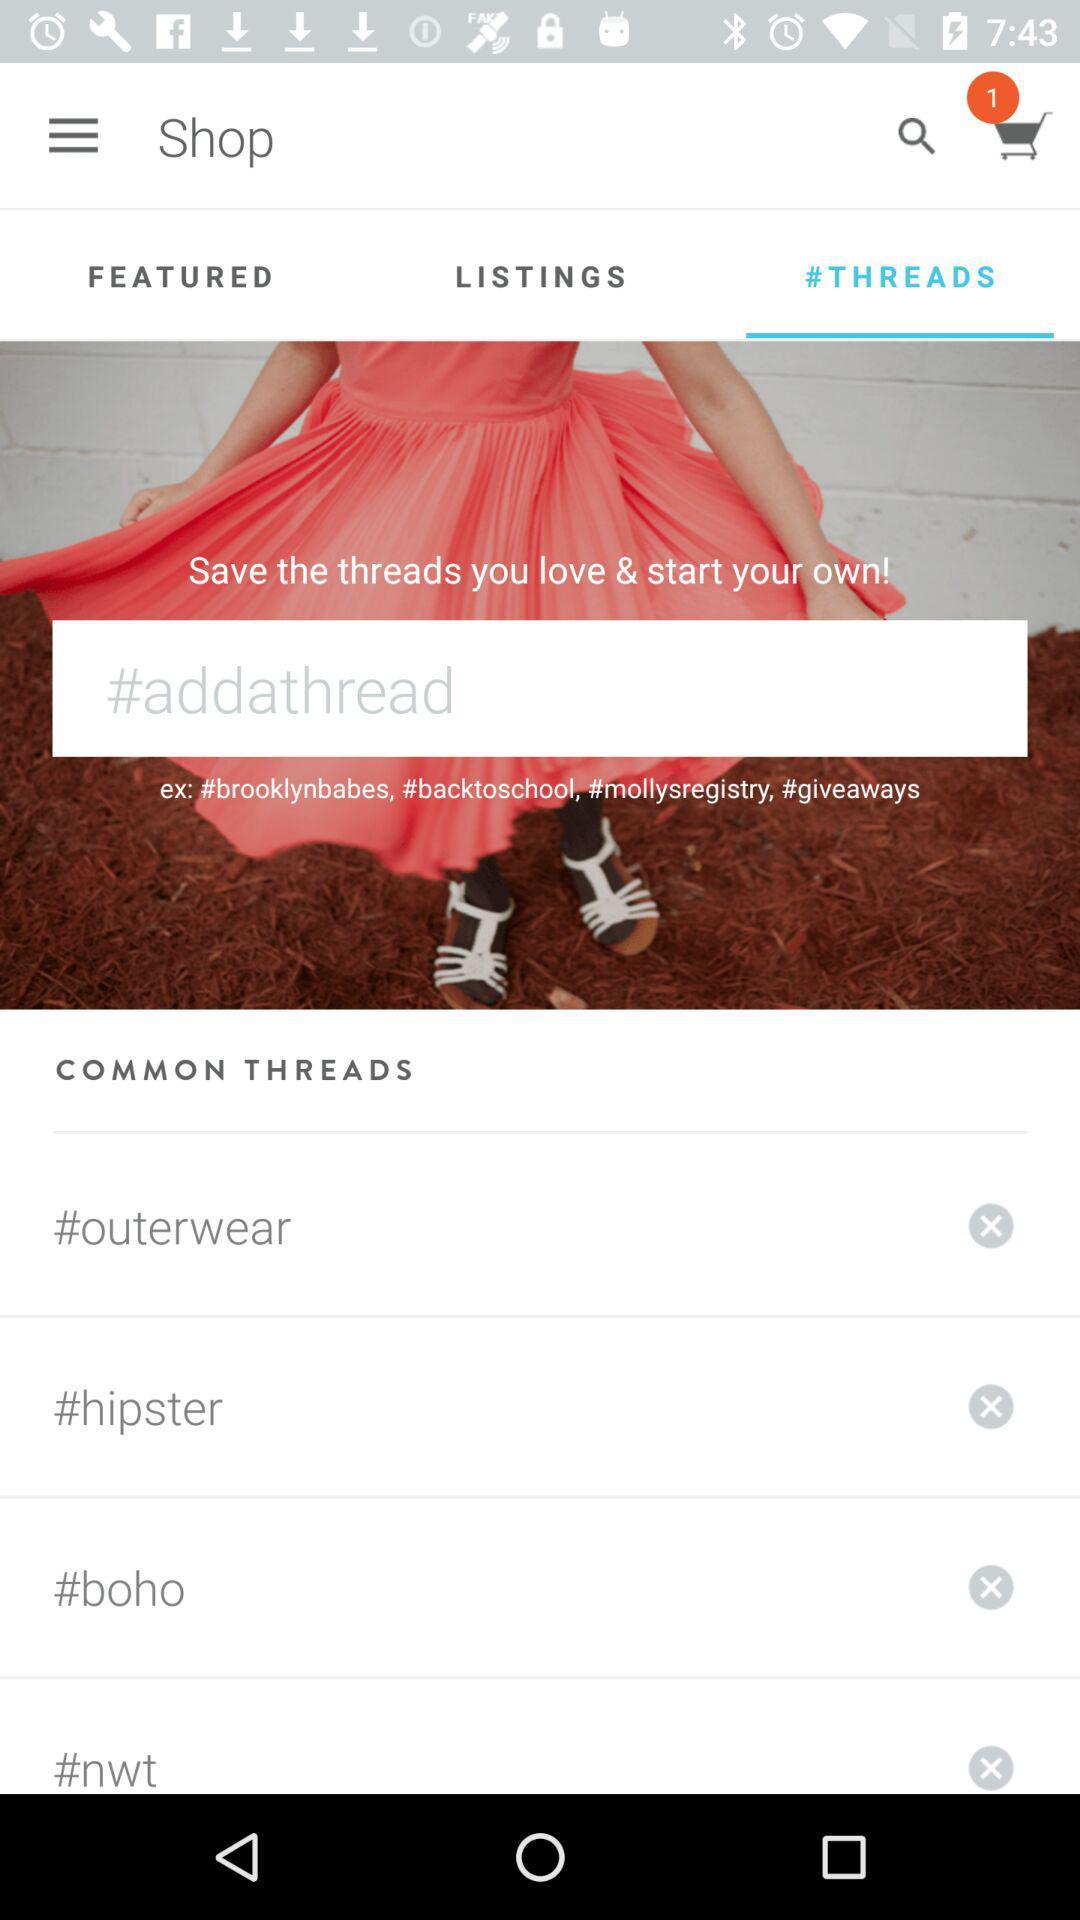  I want to click on the thread name, so click(540, 688).